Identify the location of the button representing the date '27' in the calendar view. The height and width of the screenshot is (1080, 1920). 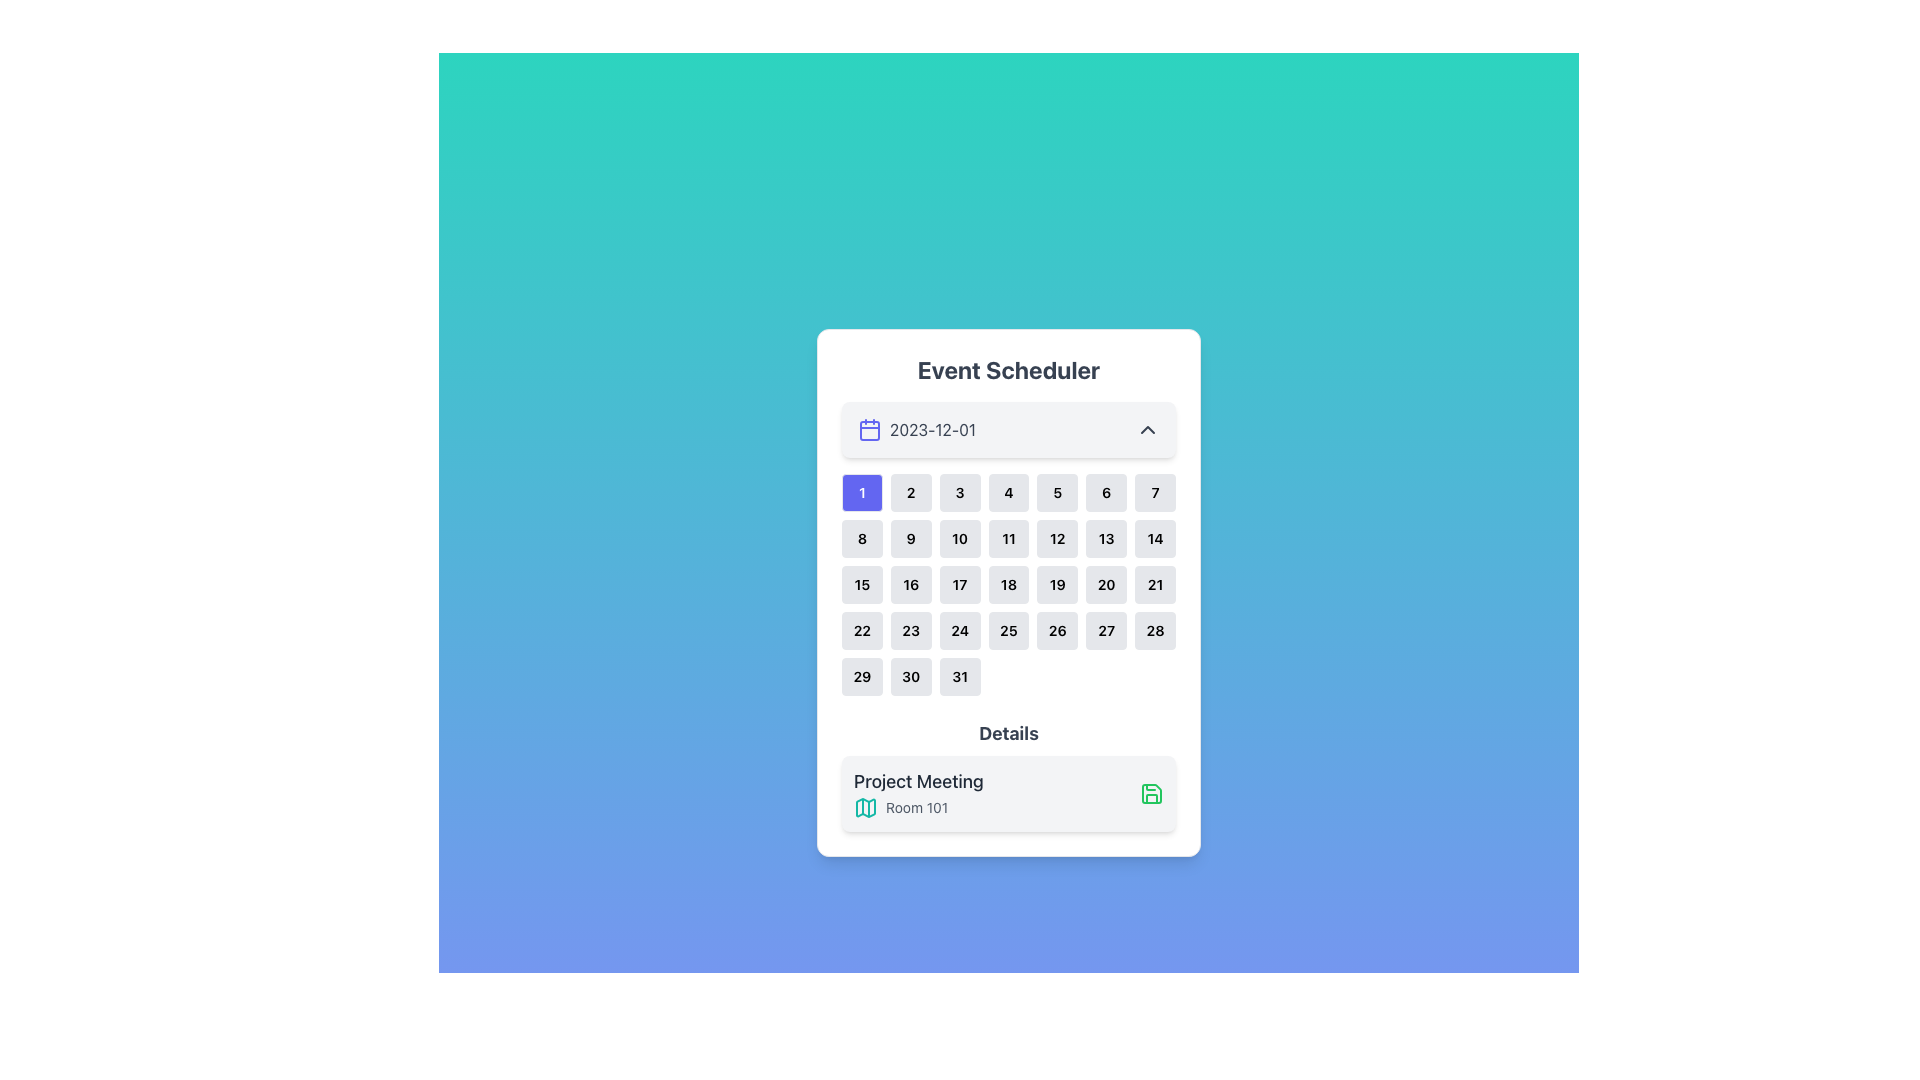
(1105, 631).